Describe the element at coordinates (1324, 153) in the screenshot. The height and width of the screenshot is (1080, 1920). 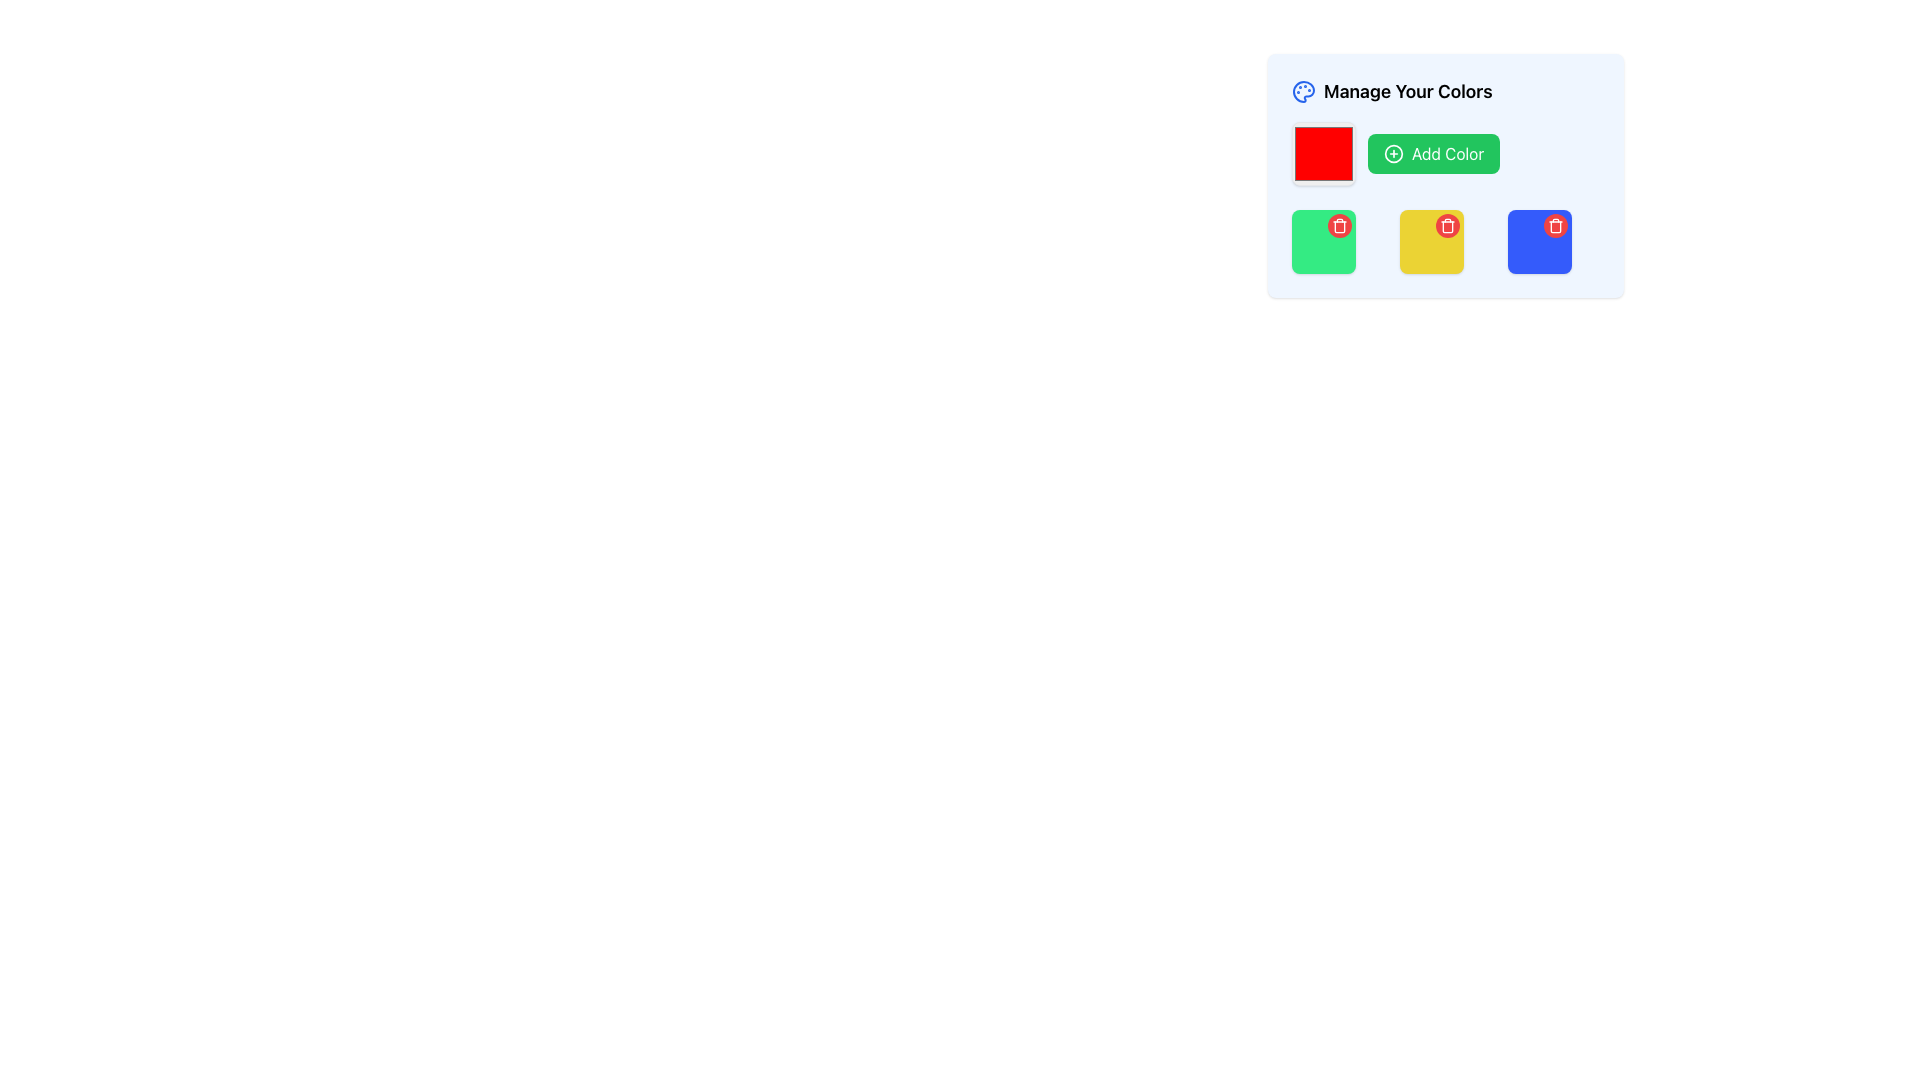
I see `the red color display box, which is a square element with rounded corners and a drop shadow, positioned to the left of the 'Add Color' button` at that location.